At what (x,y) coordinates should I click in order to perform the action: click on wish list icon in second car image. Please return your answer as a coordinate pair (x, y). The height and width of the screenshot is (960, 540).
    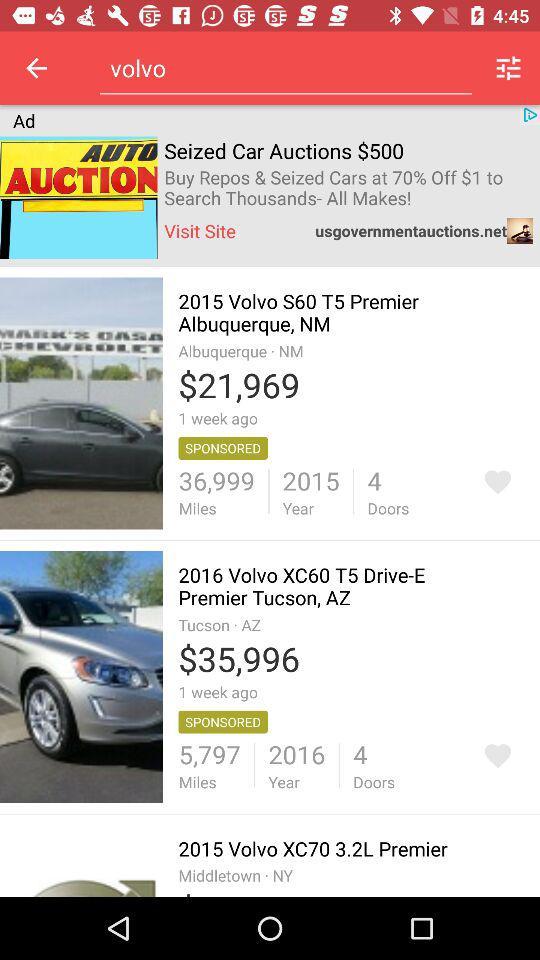
    Looking at the image, I should click on (496, 755).